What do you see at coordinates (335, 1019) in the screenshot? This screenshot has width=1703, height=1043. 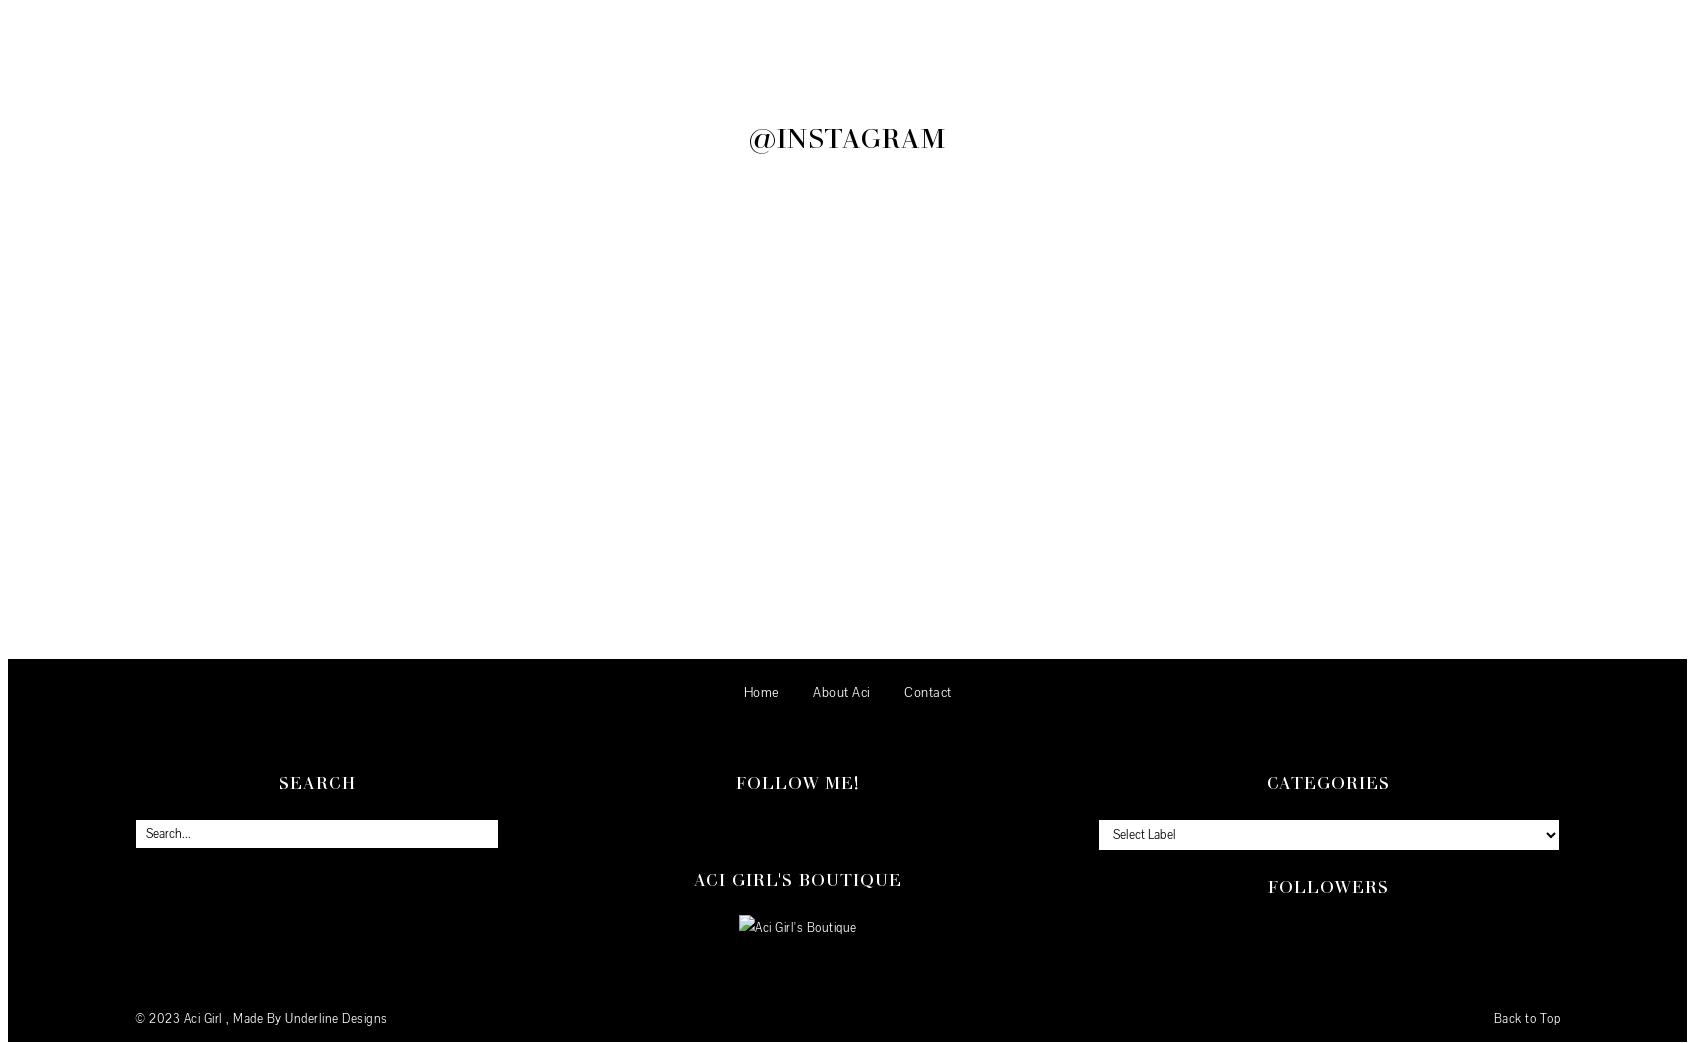 I see `'Underline Designs'` at bounding box center [335, 1019].